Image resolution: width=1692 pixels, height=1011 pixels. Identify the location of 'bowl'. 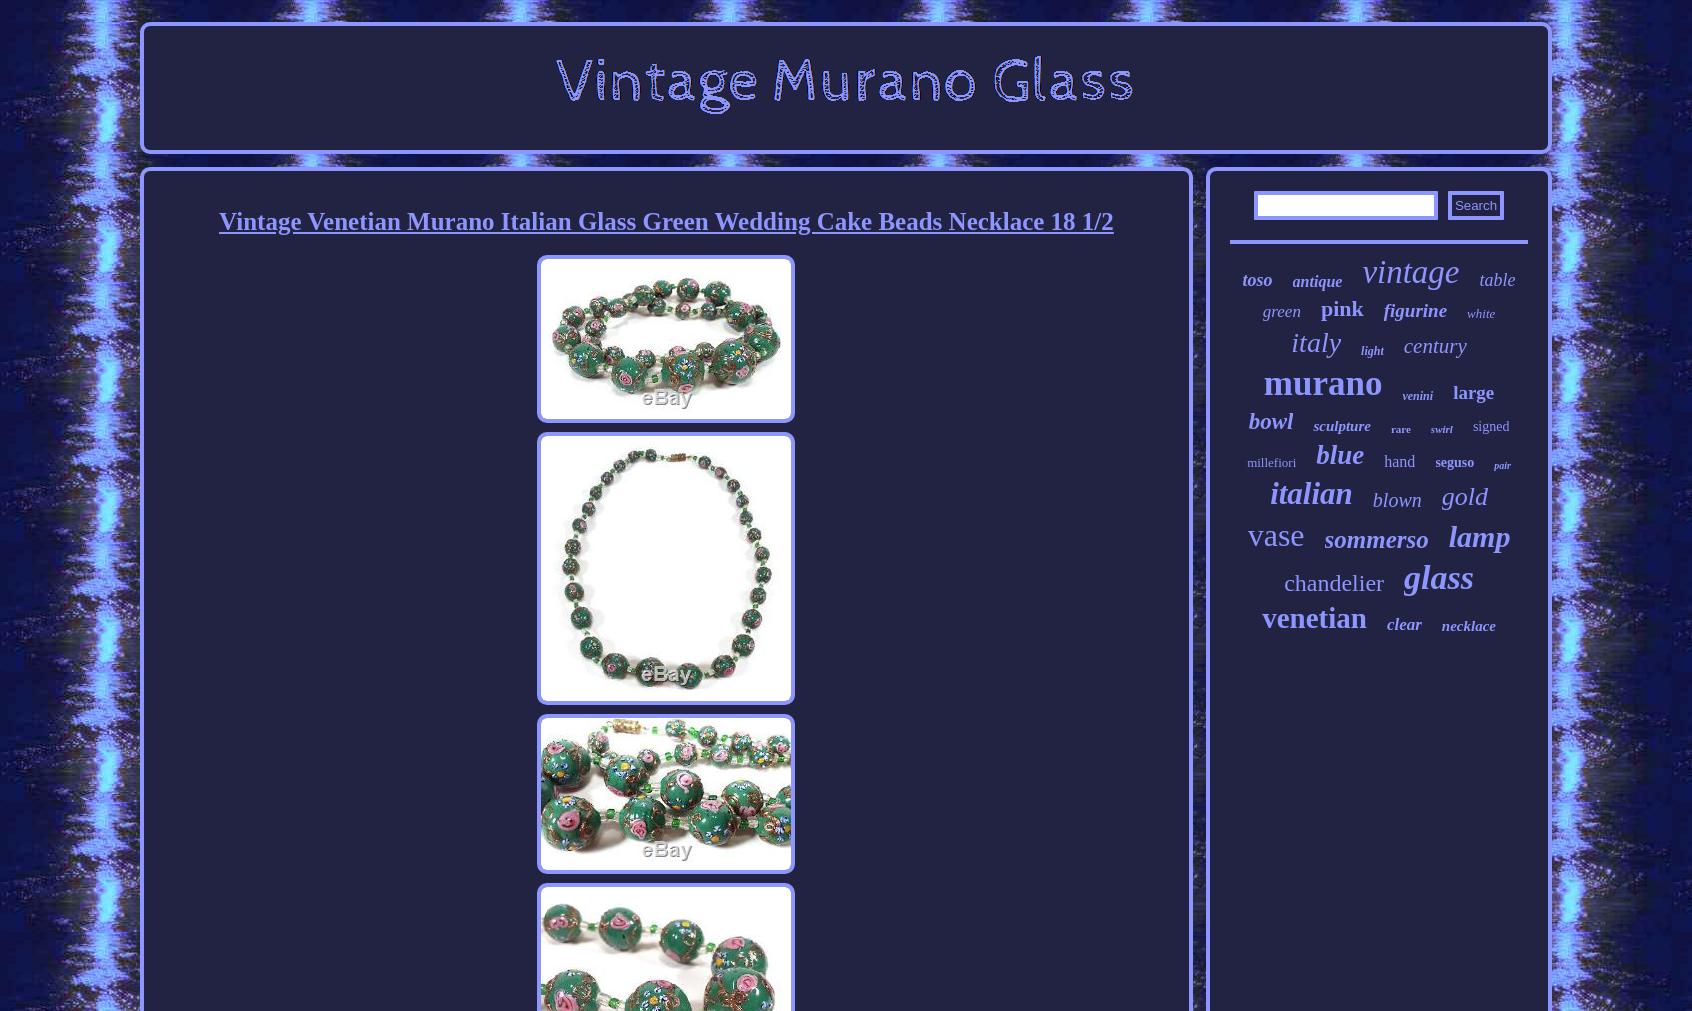
(1269, 420).